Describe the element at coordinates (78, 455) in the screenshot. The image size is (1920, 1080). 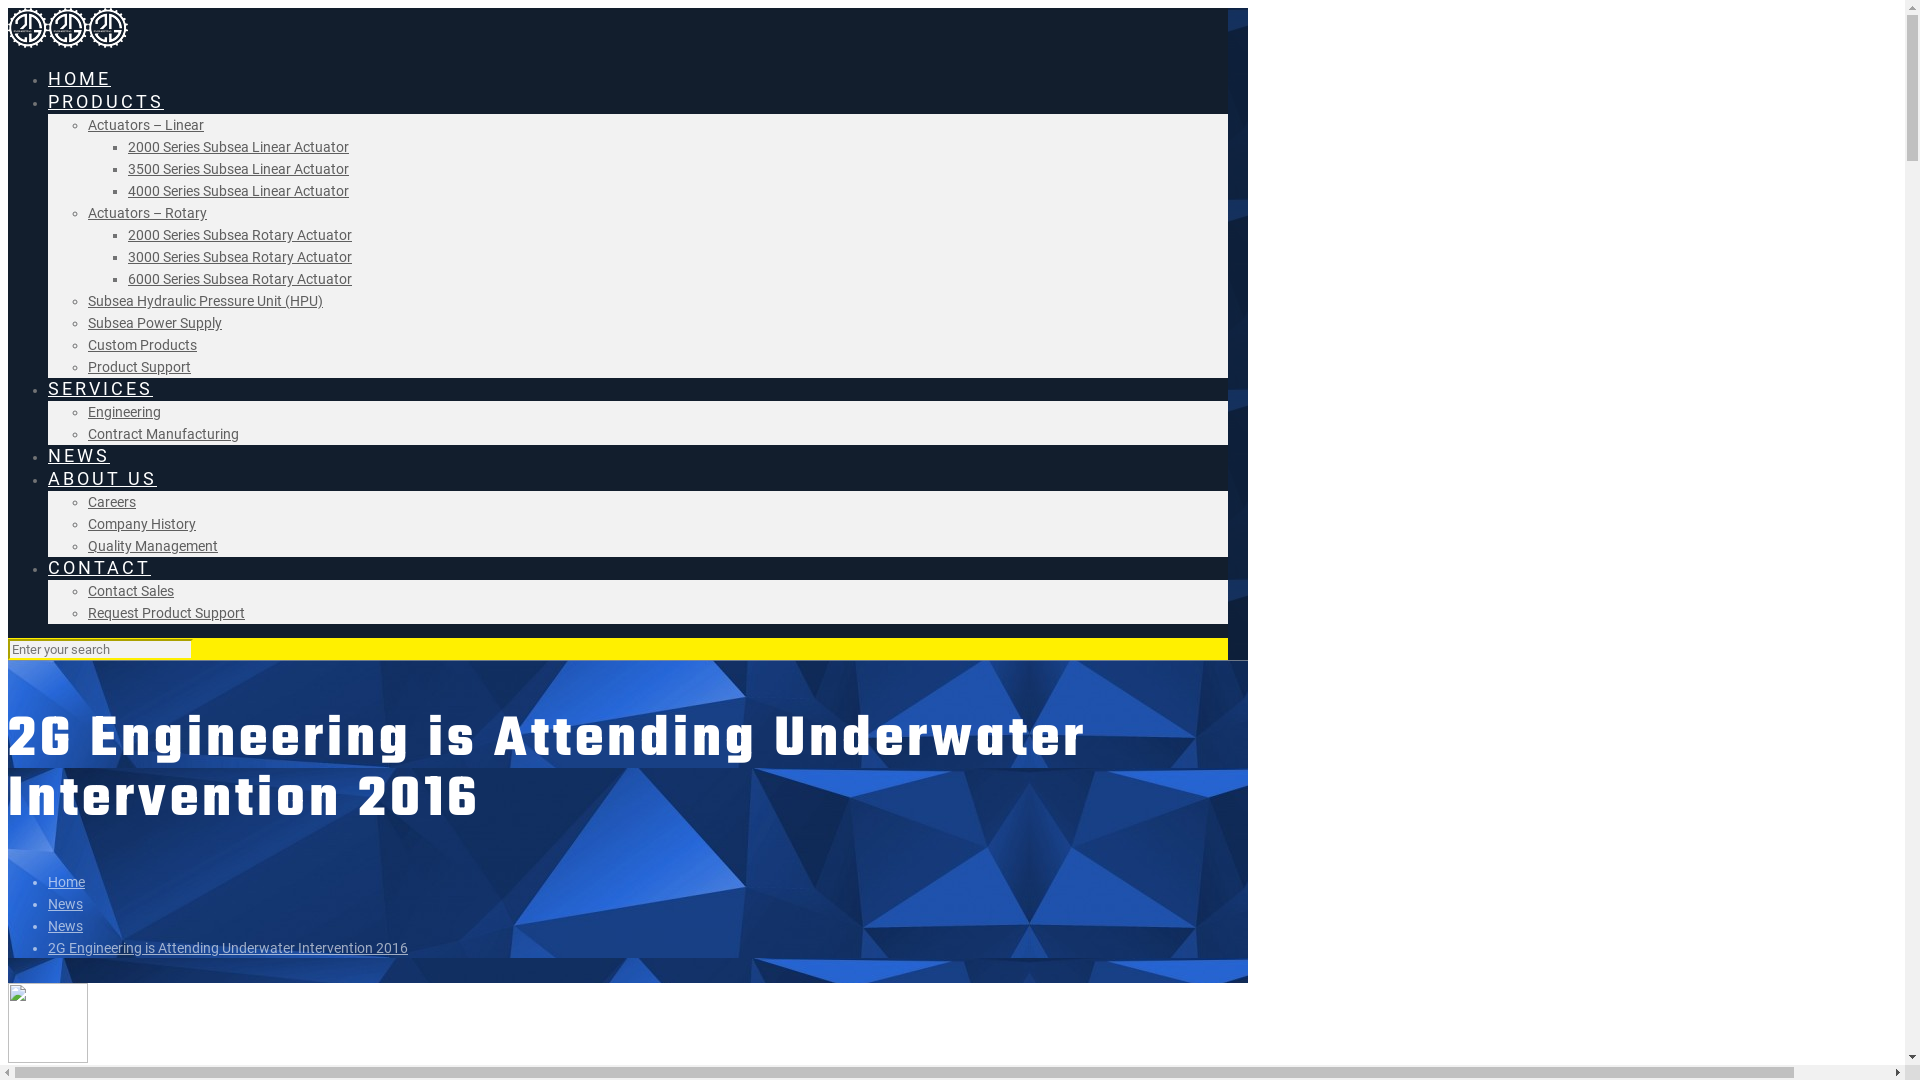
I see `'NEWS'` at that location.